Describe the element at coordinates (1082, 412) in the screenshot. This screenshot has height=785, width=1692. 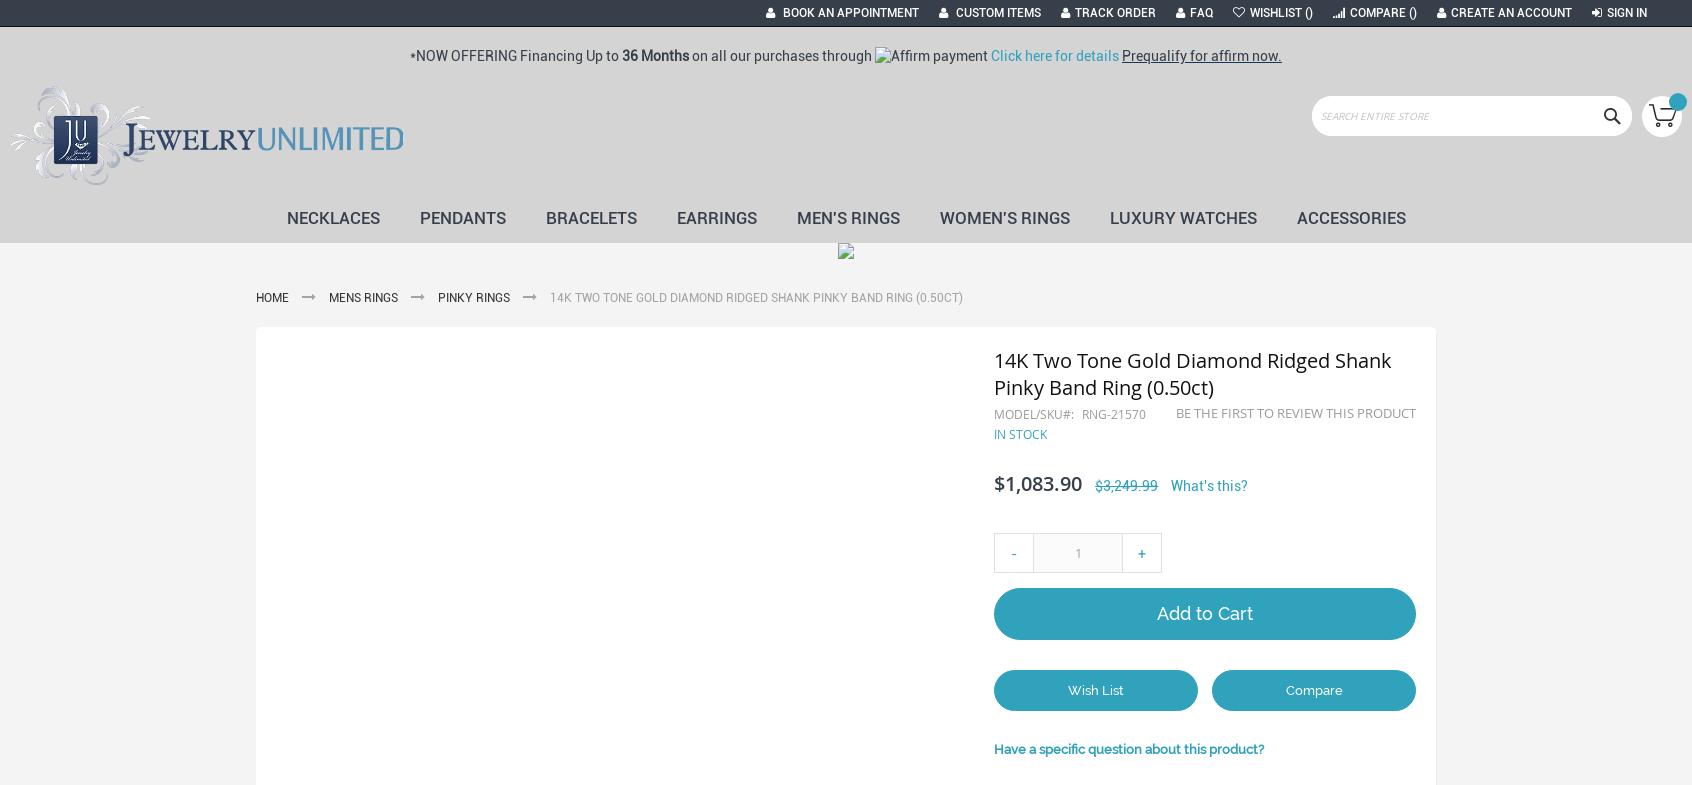
I see `'RNG-21570'` at that location.